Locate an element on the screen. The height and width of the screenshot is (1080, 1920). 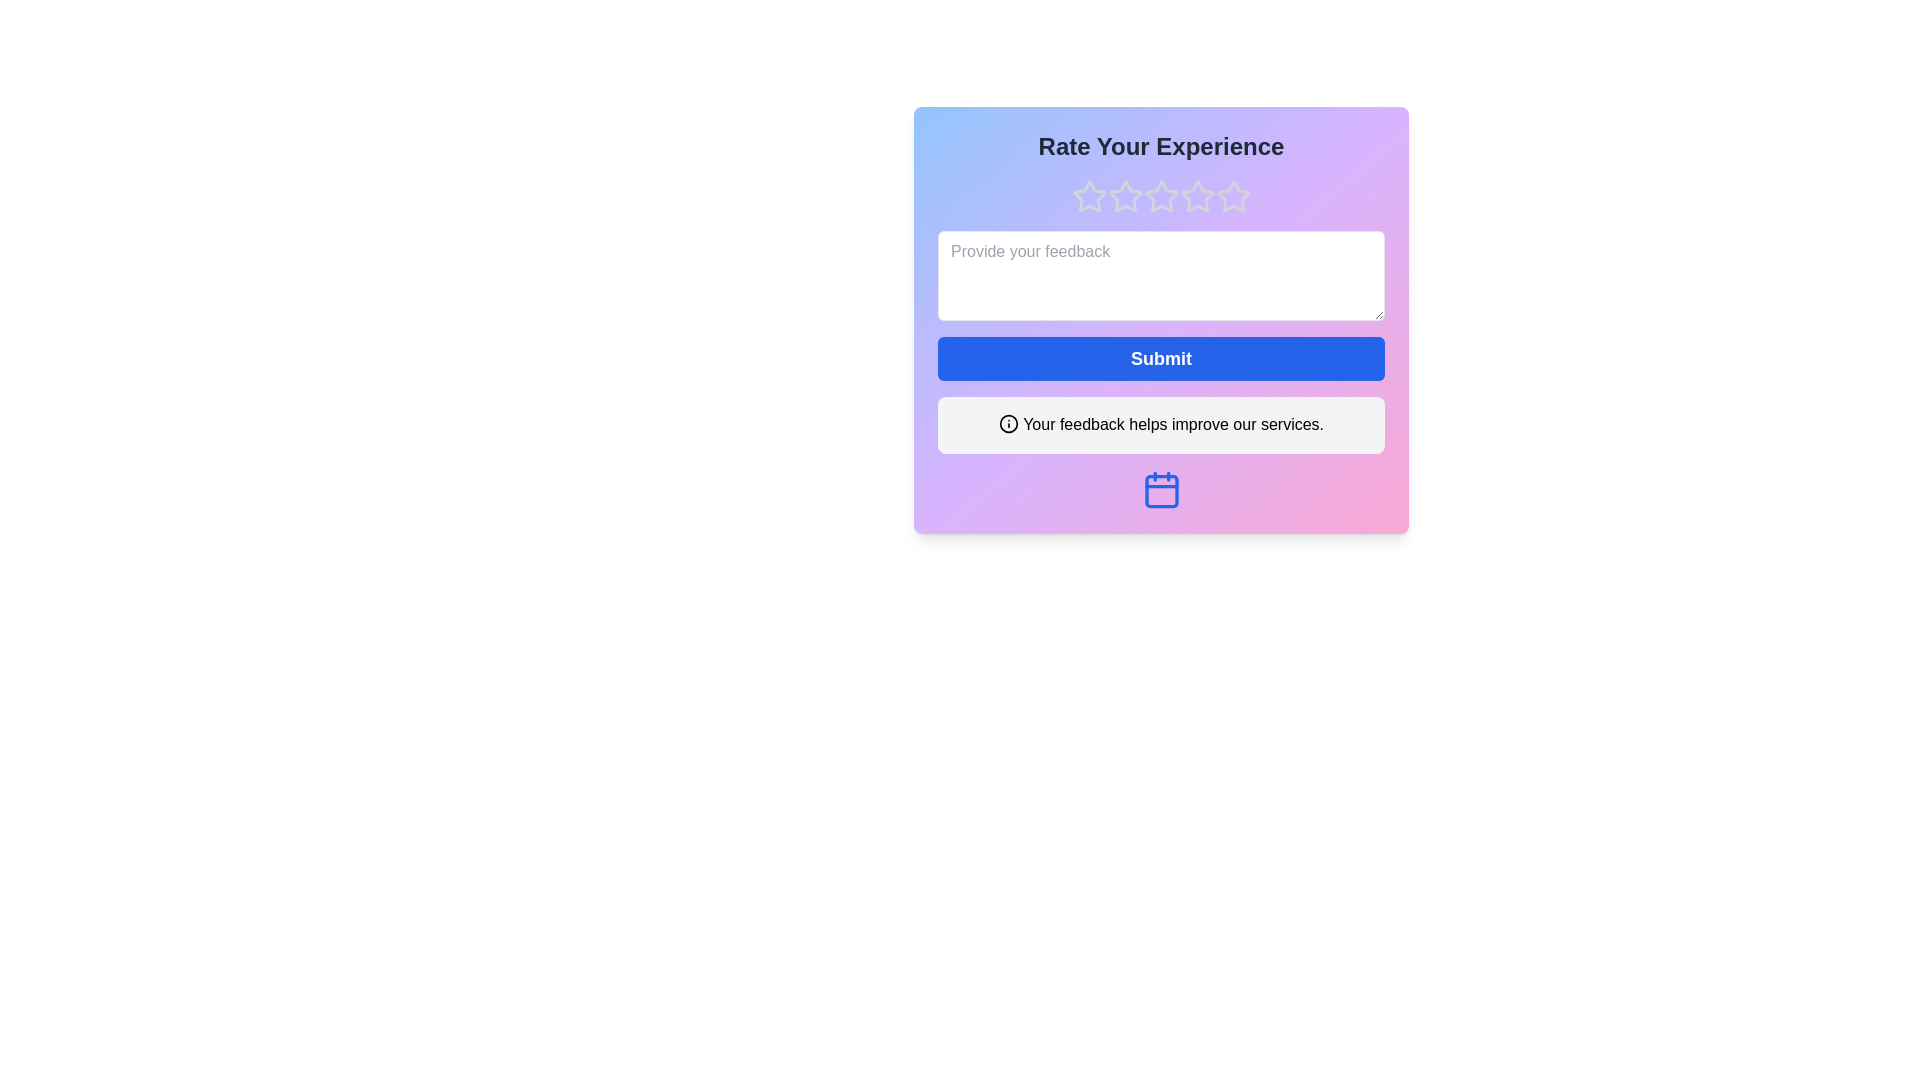
the calendar icon to observe it is located at coordinates (1161, 489).